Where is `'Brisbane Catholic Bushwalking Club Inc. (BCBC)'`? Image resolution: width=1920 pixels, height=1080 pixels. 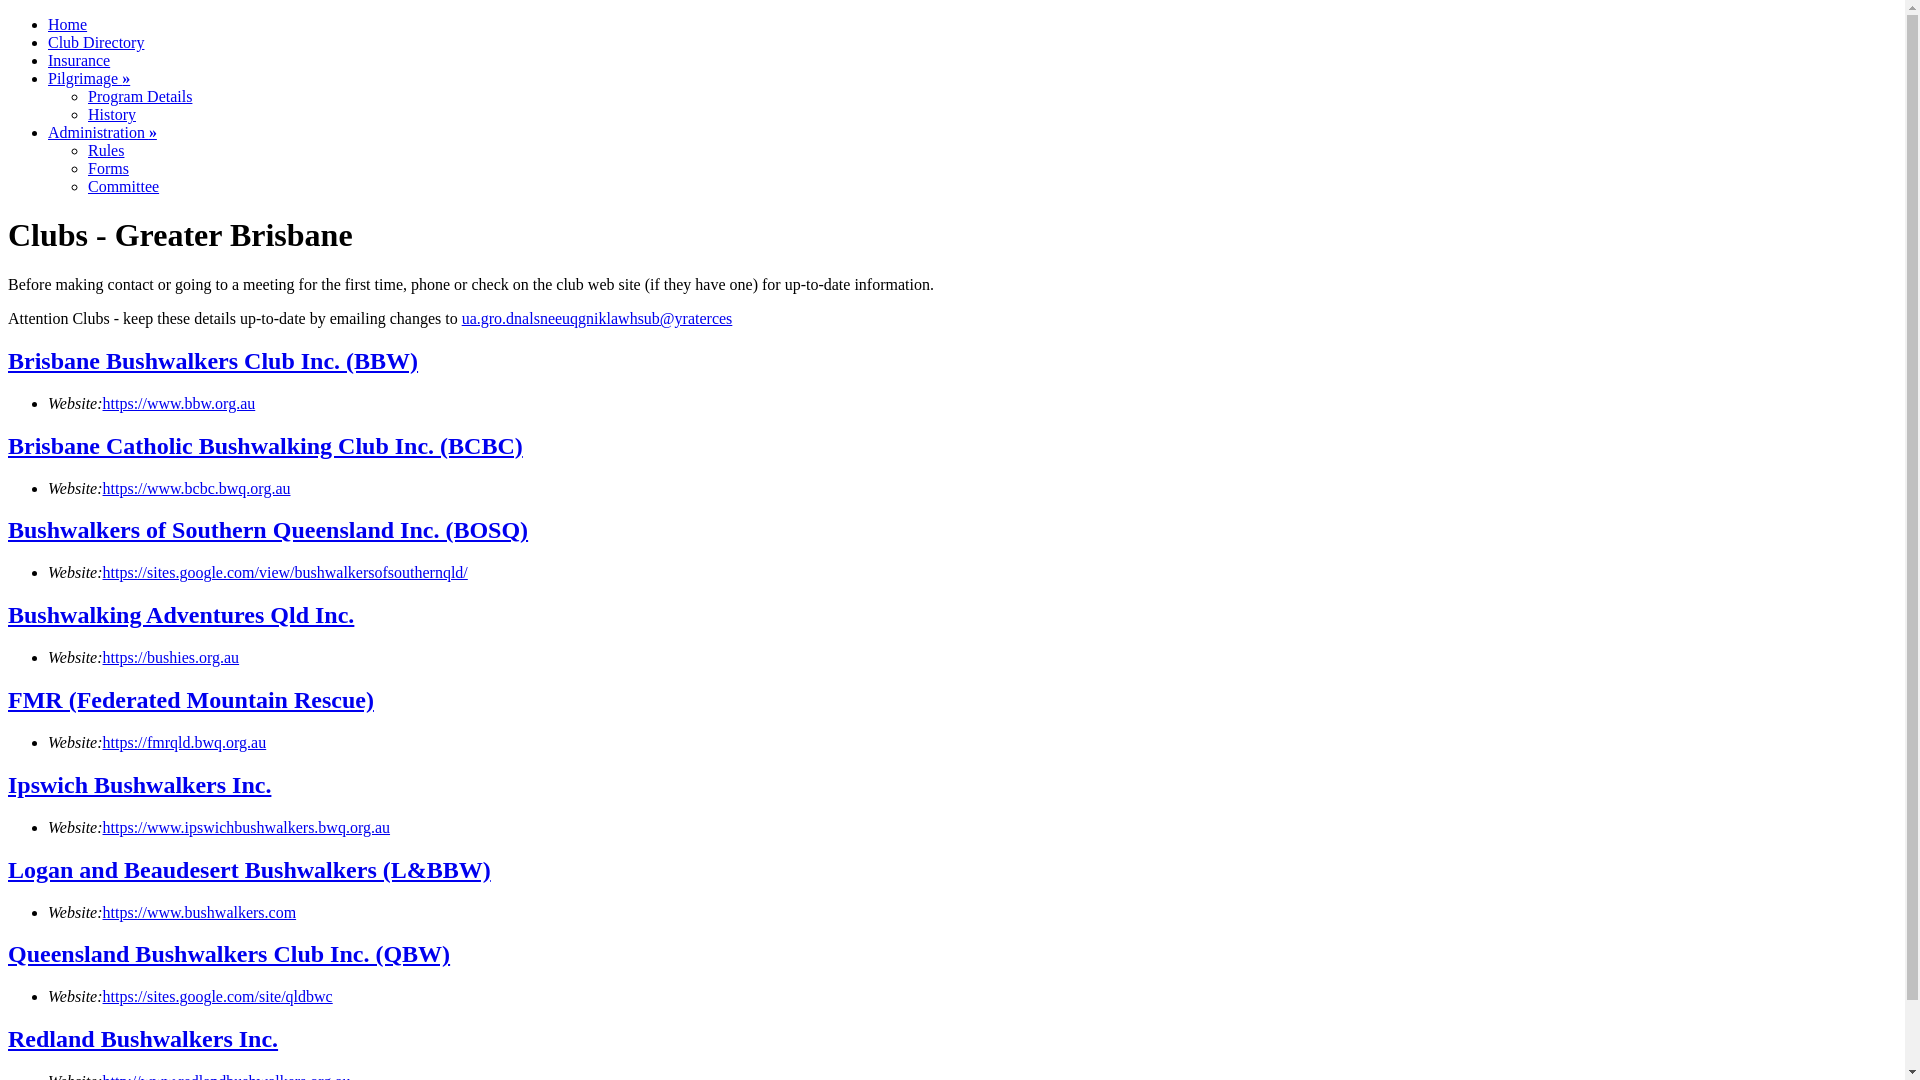 'Brisbane Catholic Bushwalking Club Inc. (BCBC)' is located at coordinates (264, 445).